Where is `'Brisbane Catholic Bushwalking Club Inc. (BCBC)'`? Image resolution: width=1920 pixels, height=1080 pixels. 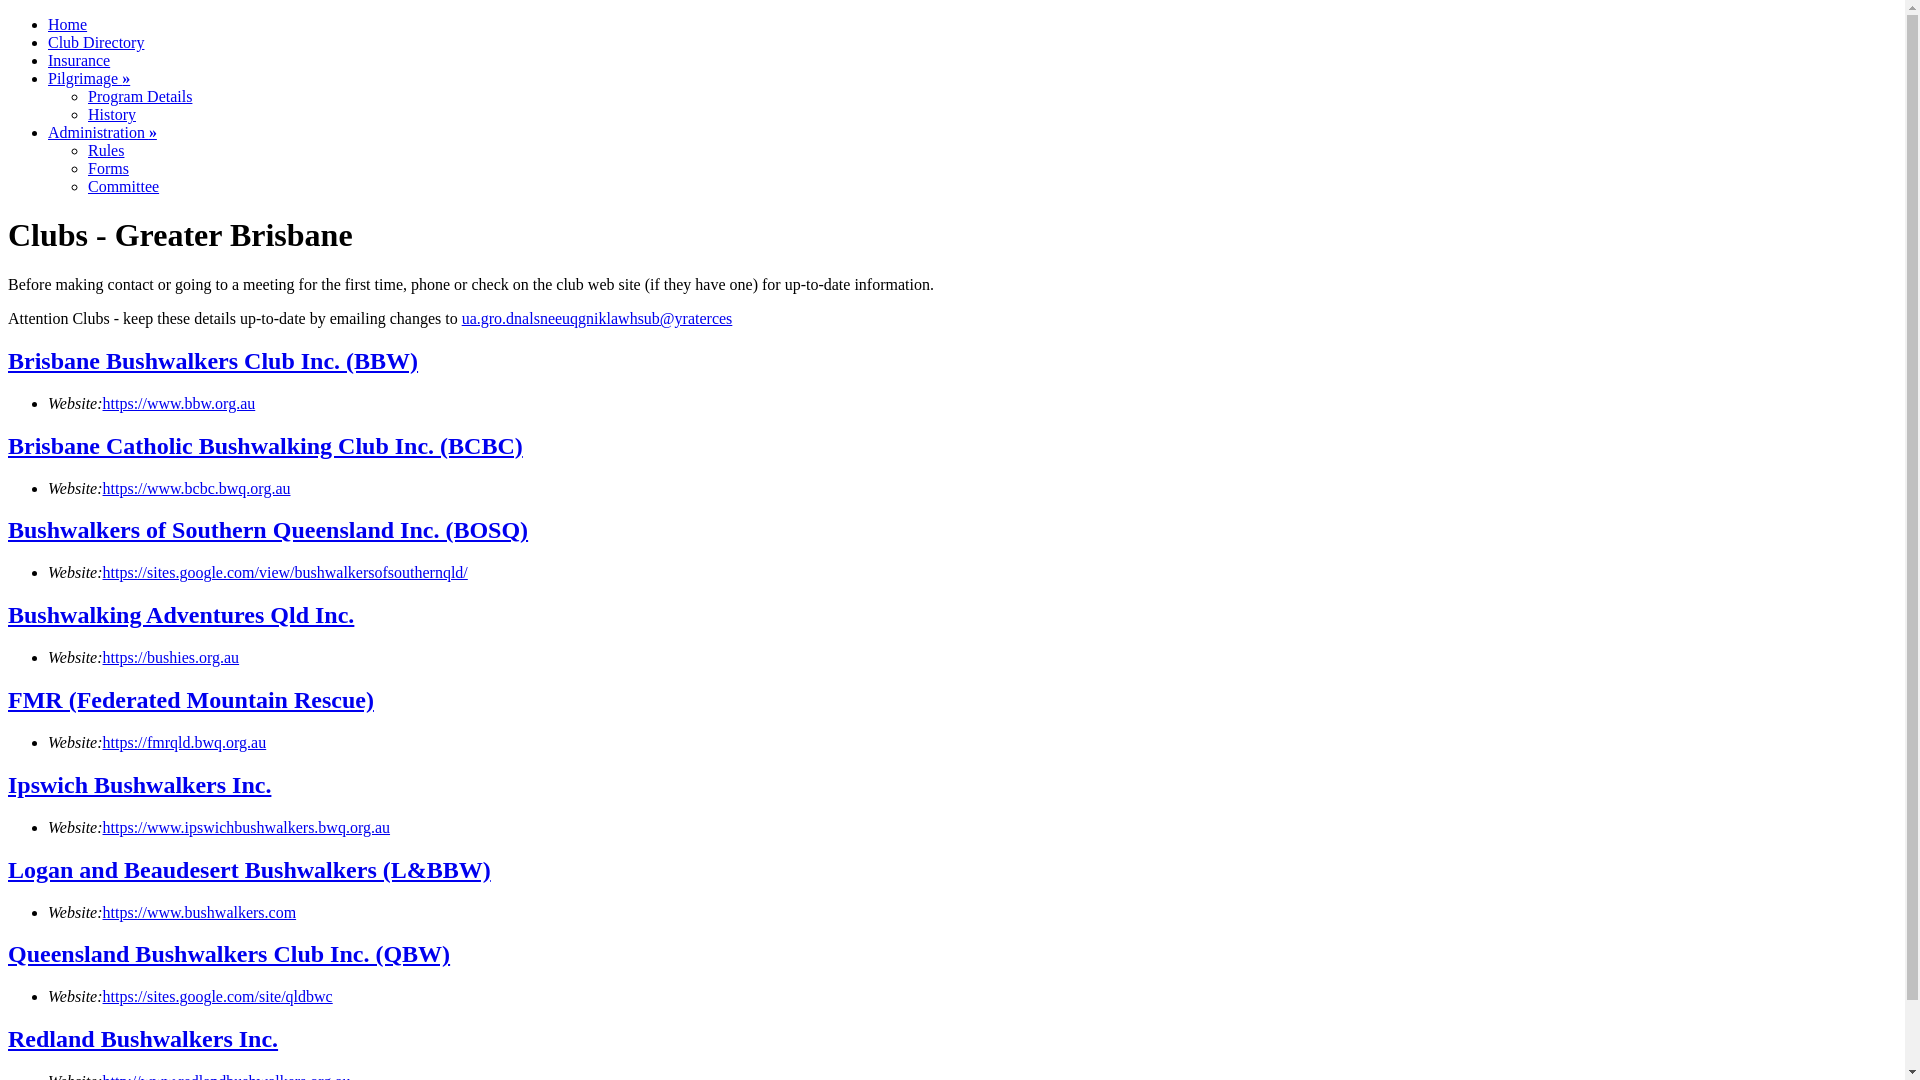 'Brisbane Catholic Bushwalking Club Inc. (BCBC)' is located at coordinates (264, 445).